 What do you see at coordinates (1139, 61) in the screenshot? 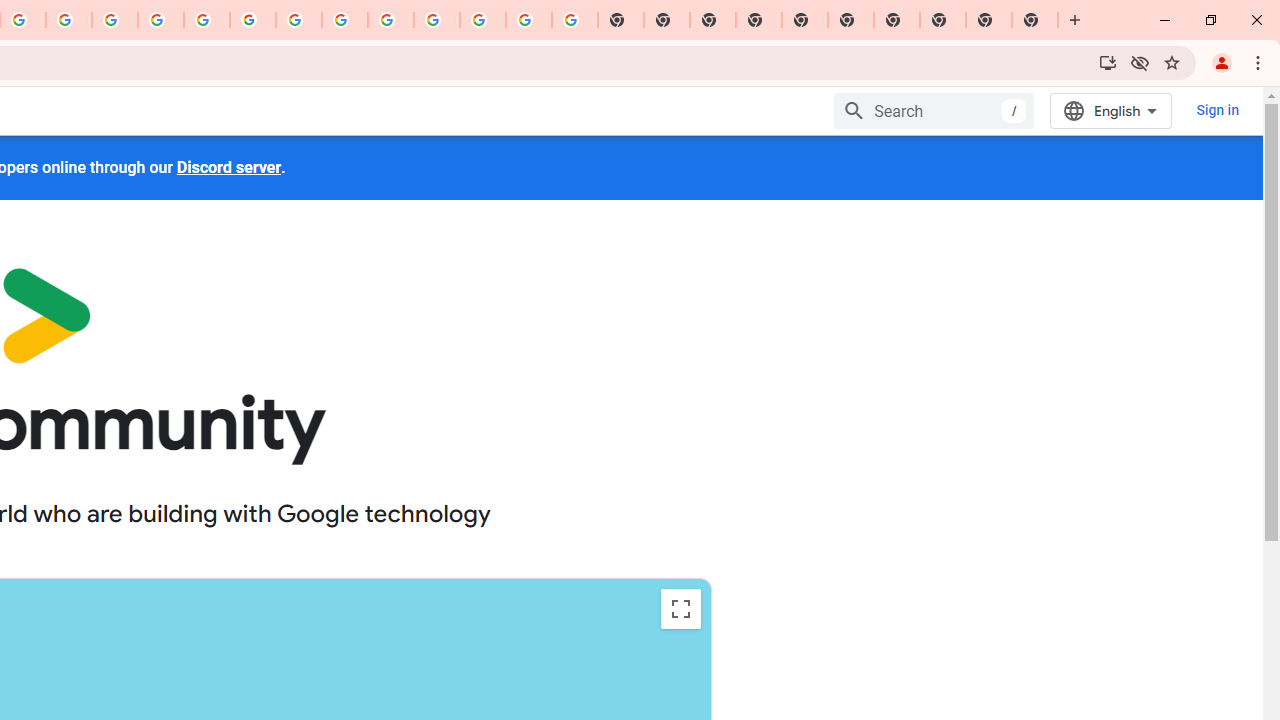
I see `'Third-party cookies blocked'` at bounding box center [1139, 61].